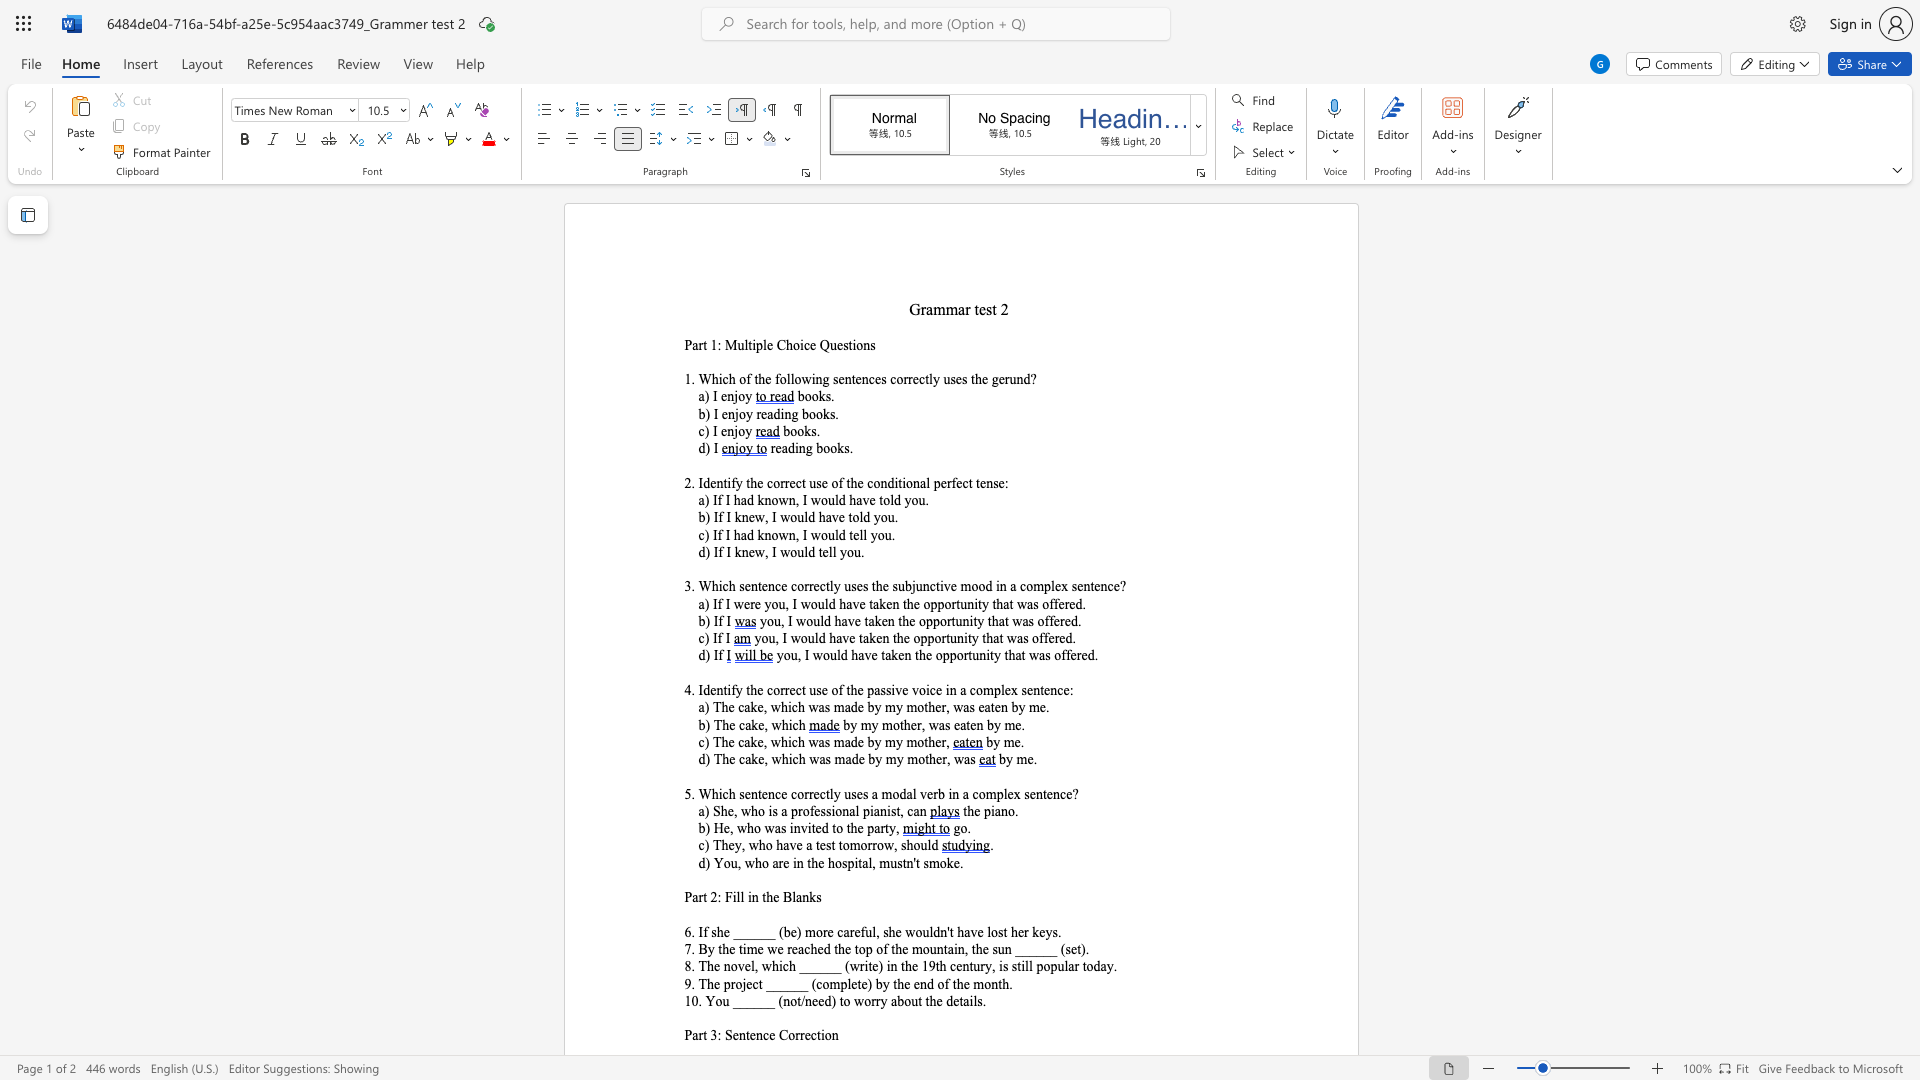  What do you see at coordinates (854, 620) in the screenshot?
I see `the space between the continuous character "v" and "e" in the text` at bounding box center [854, 620].